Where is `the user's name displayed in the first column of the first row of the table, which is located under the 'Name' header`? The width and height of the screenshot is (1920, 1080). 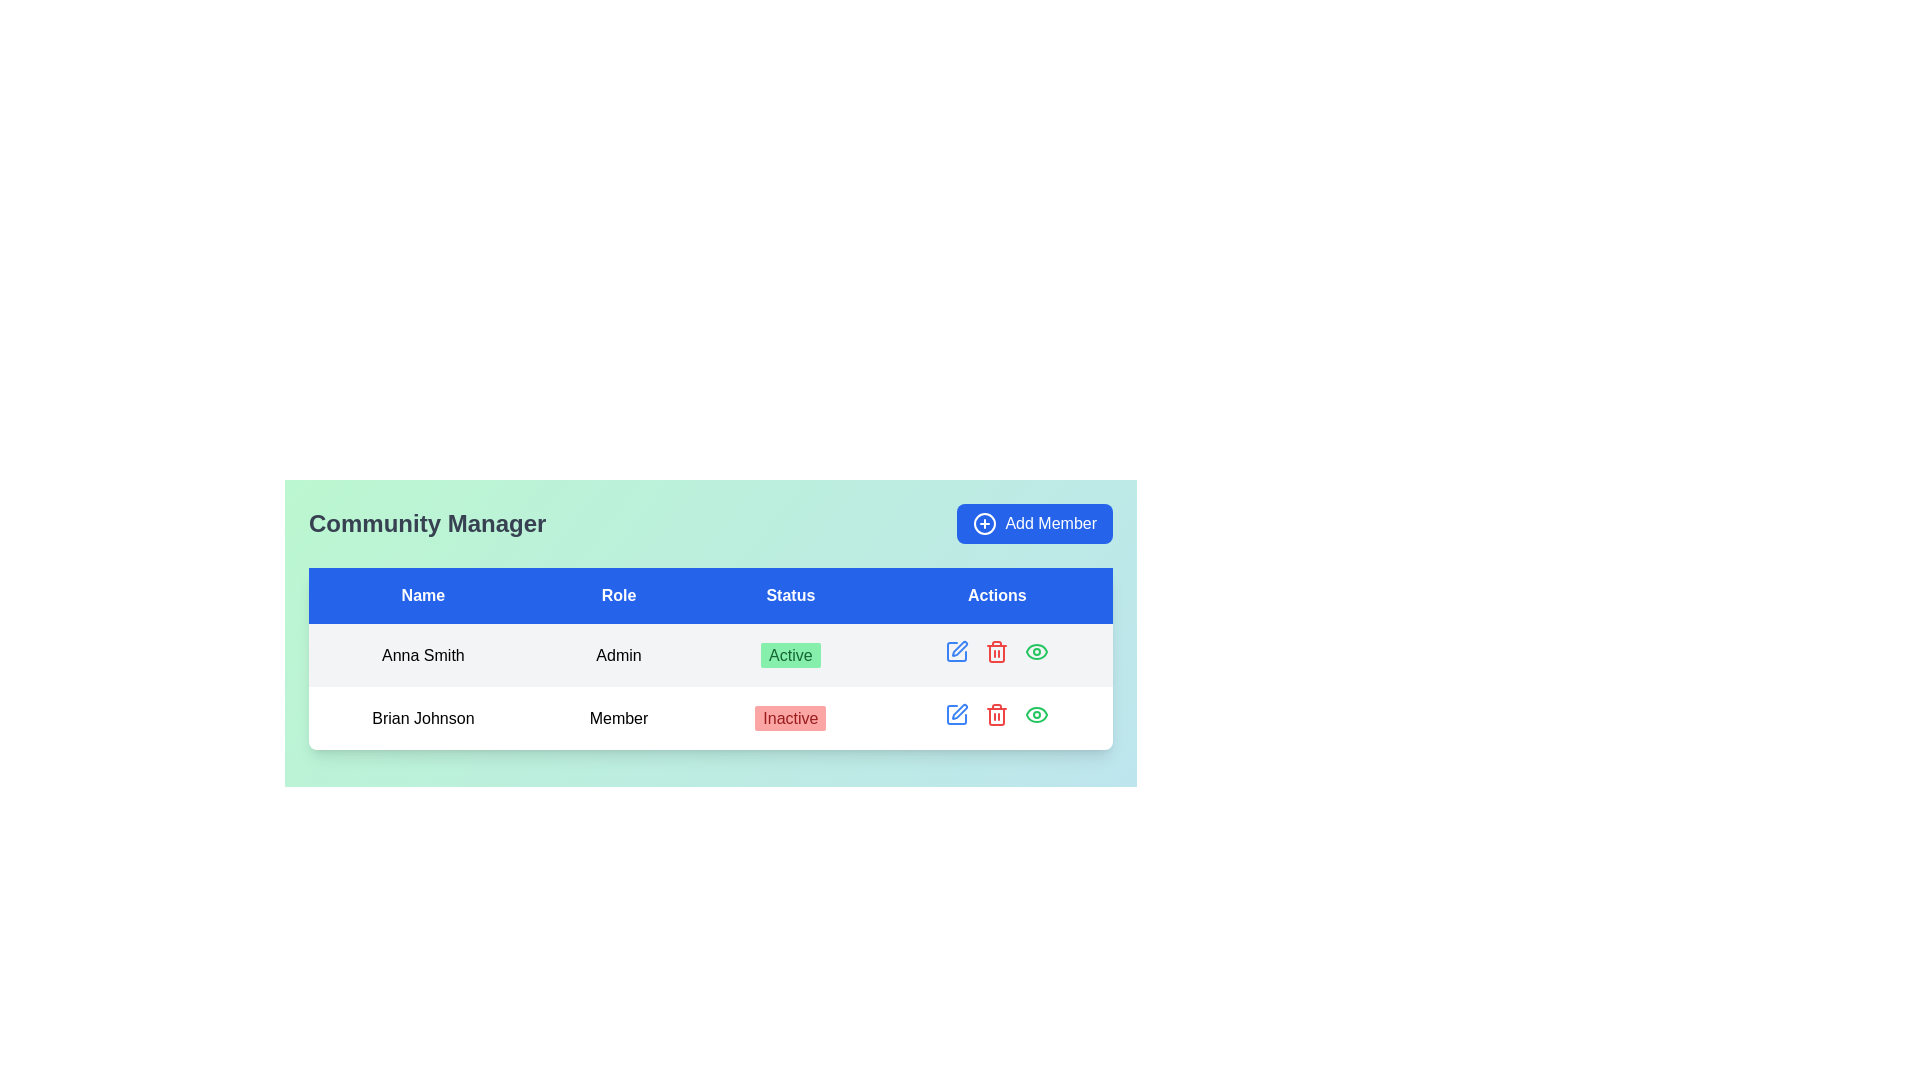
the user's name displayed in the first column of the first row of the table, which is located under the 'Name' header is located at coordinates (422, 655).